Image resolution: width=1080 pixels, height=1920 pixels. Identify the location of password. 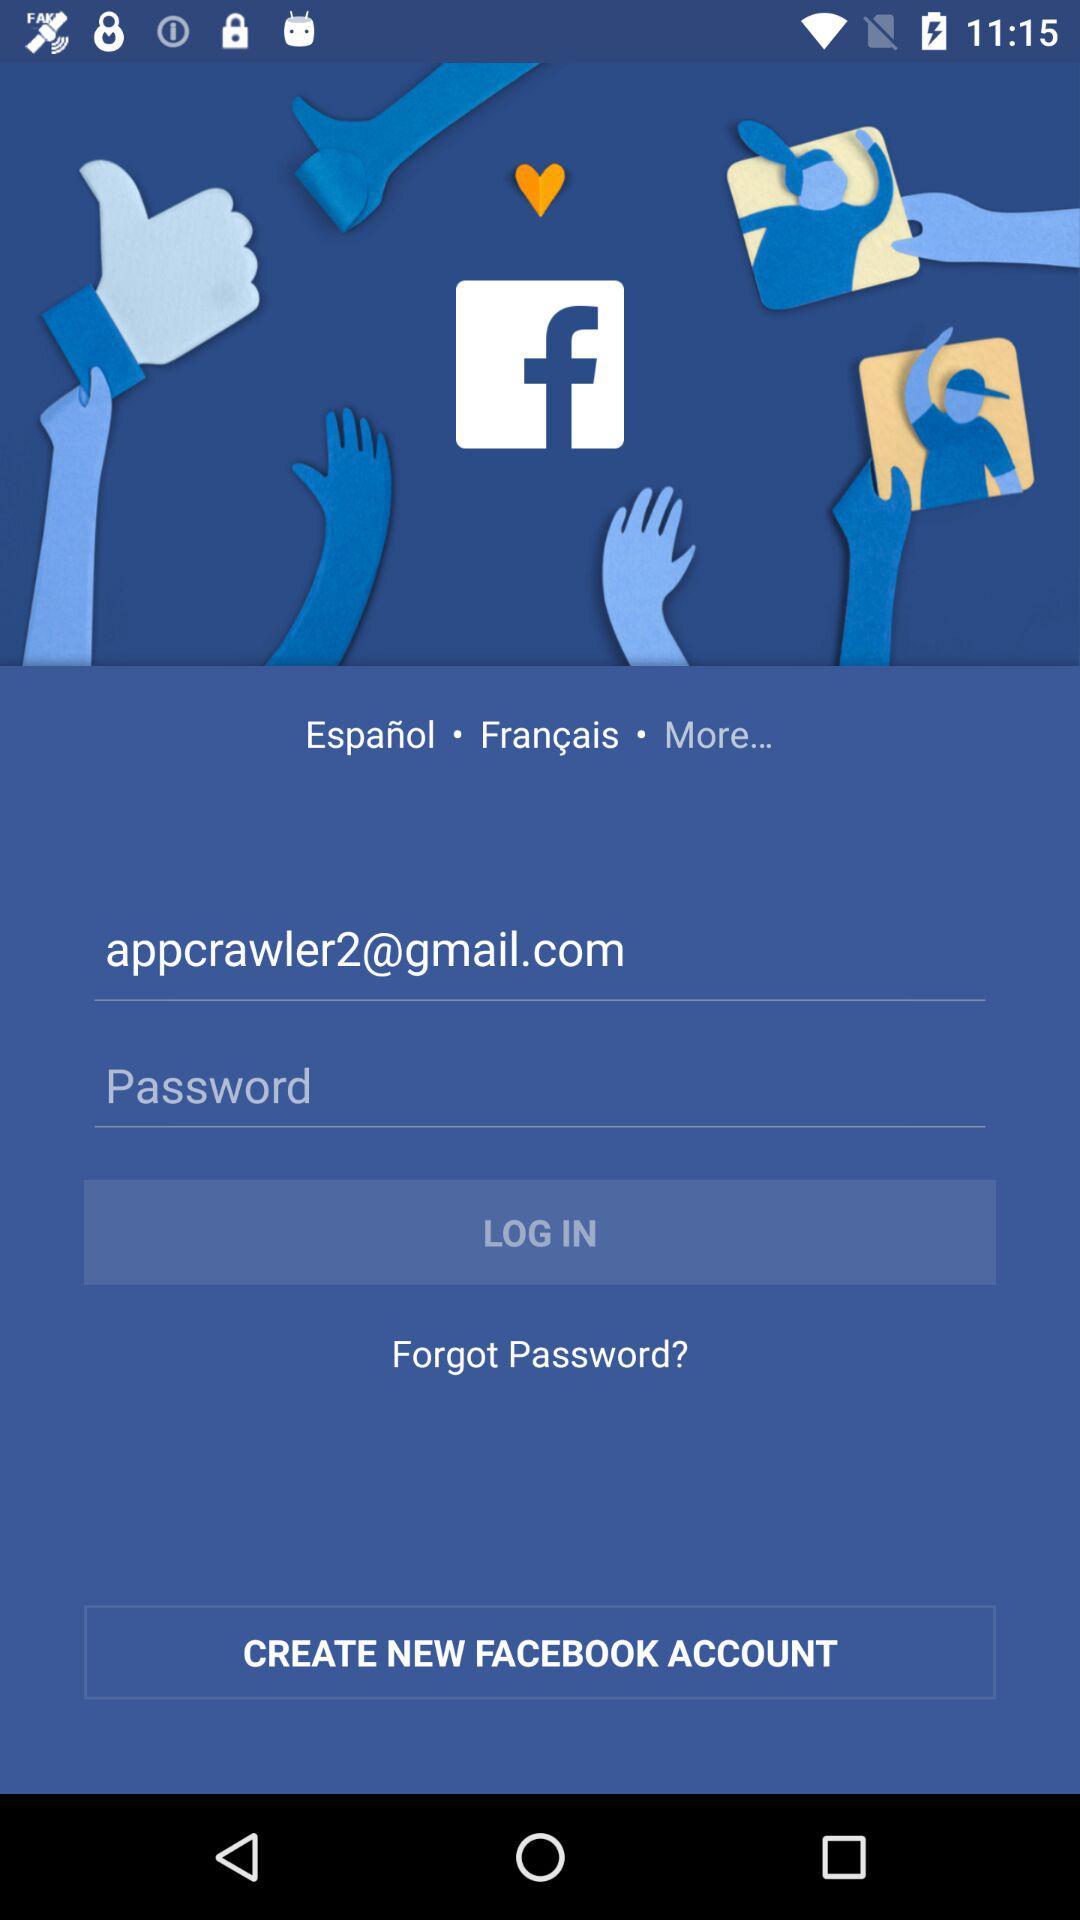
(540, 1083).